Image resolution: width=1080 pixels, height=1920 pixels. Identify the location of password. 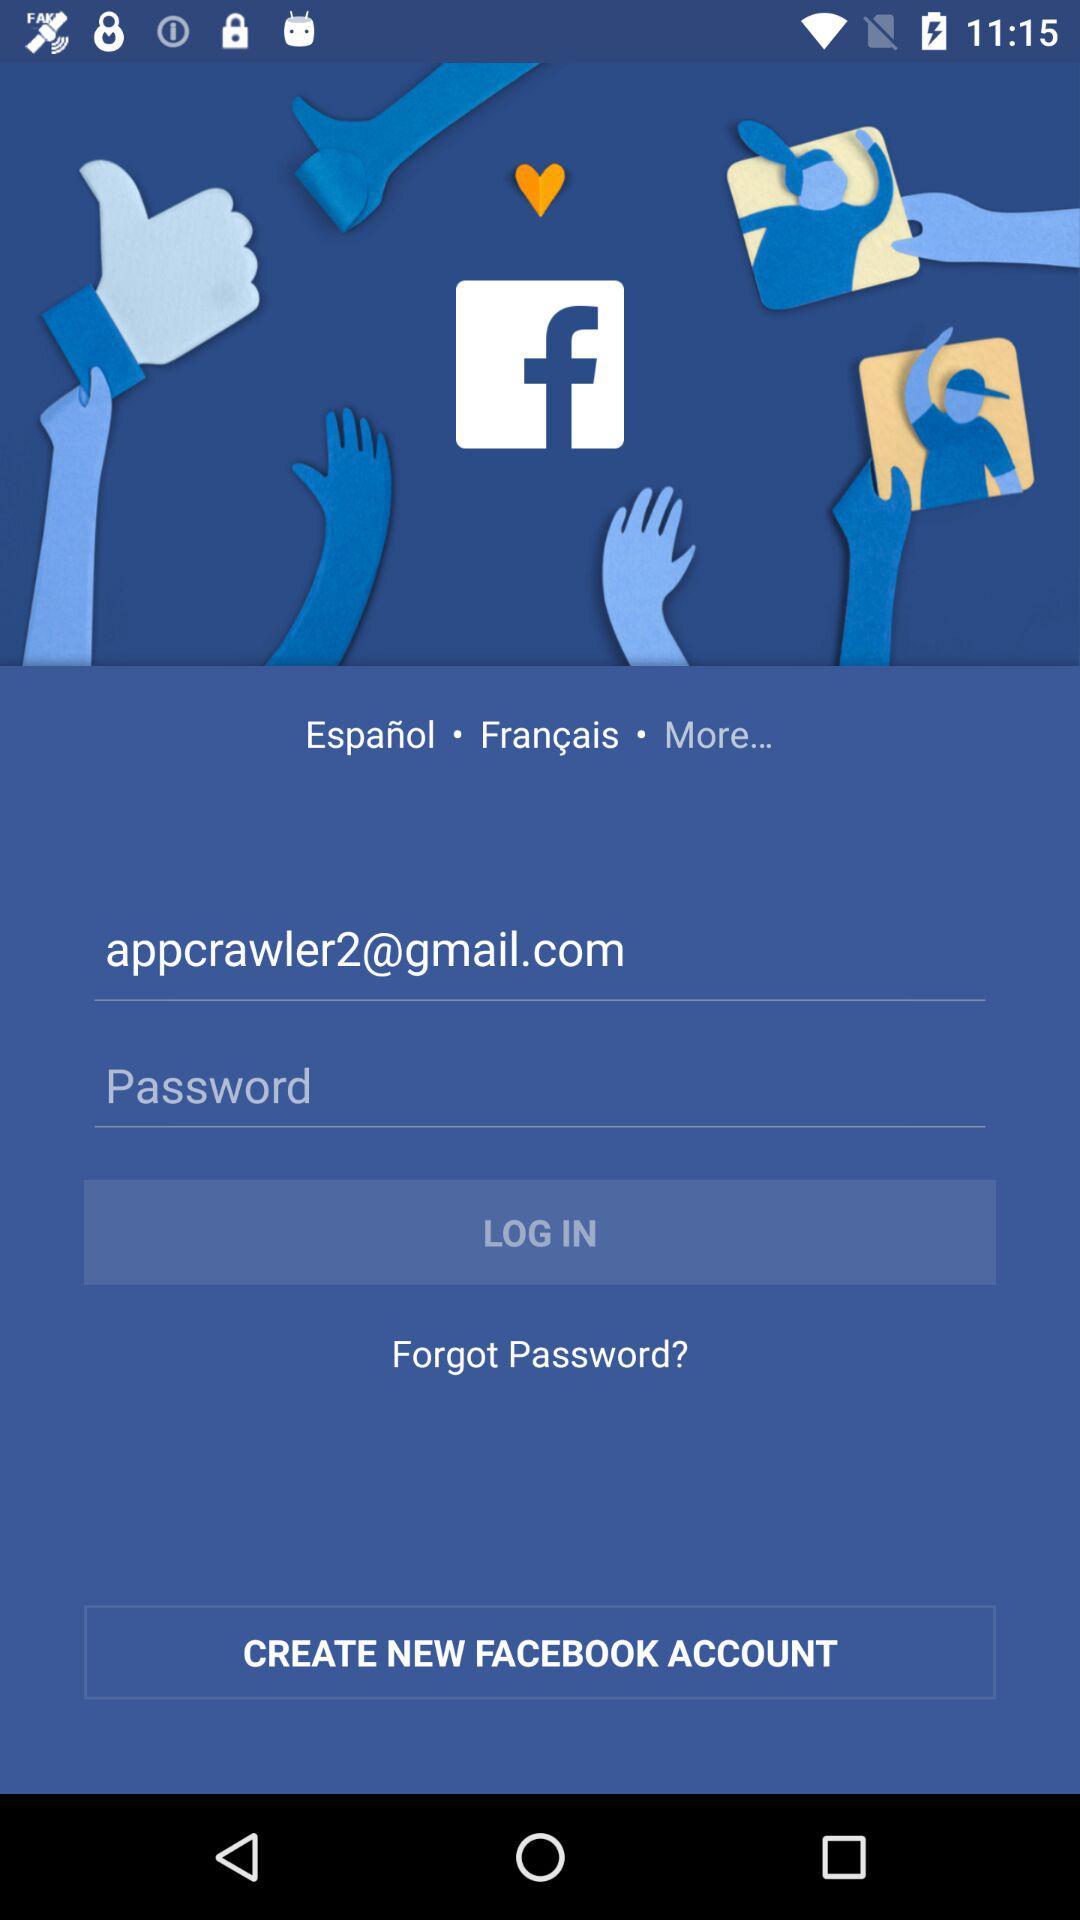
(540, 1083).